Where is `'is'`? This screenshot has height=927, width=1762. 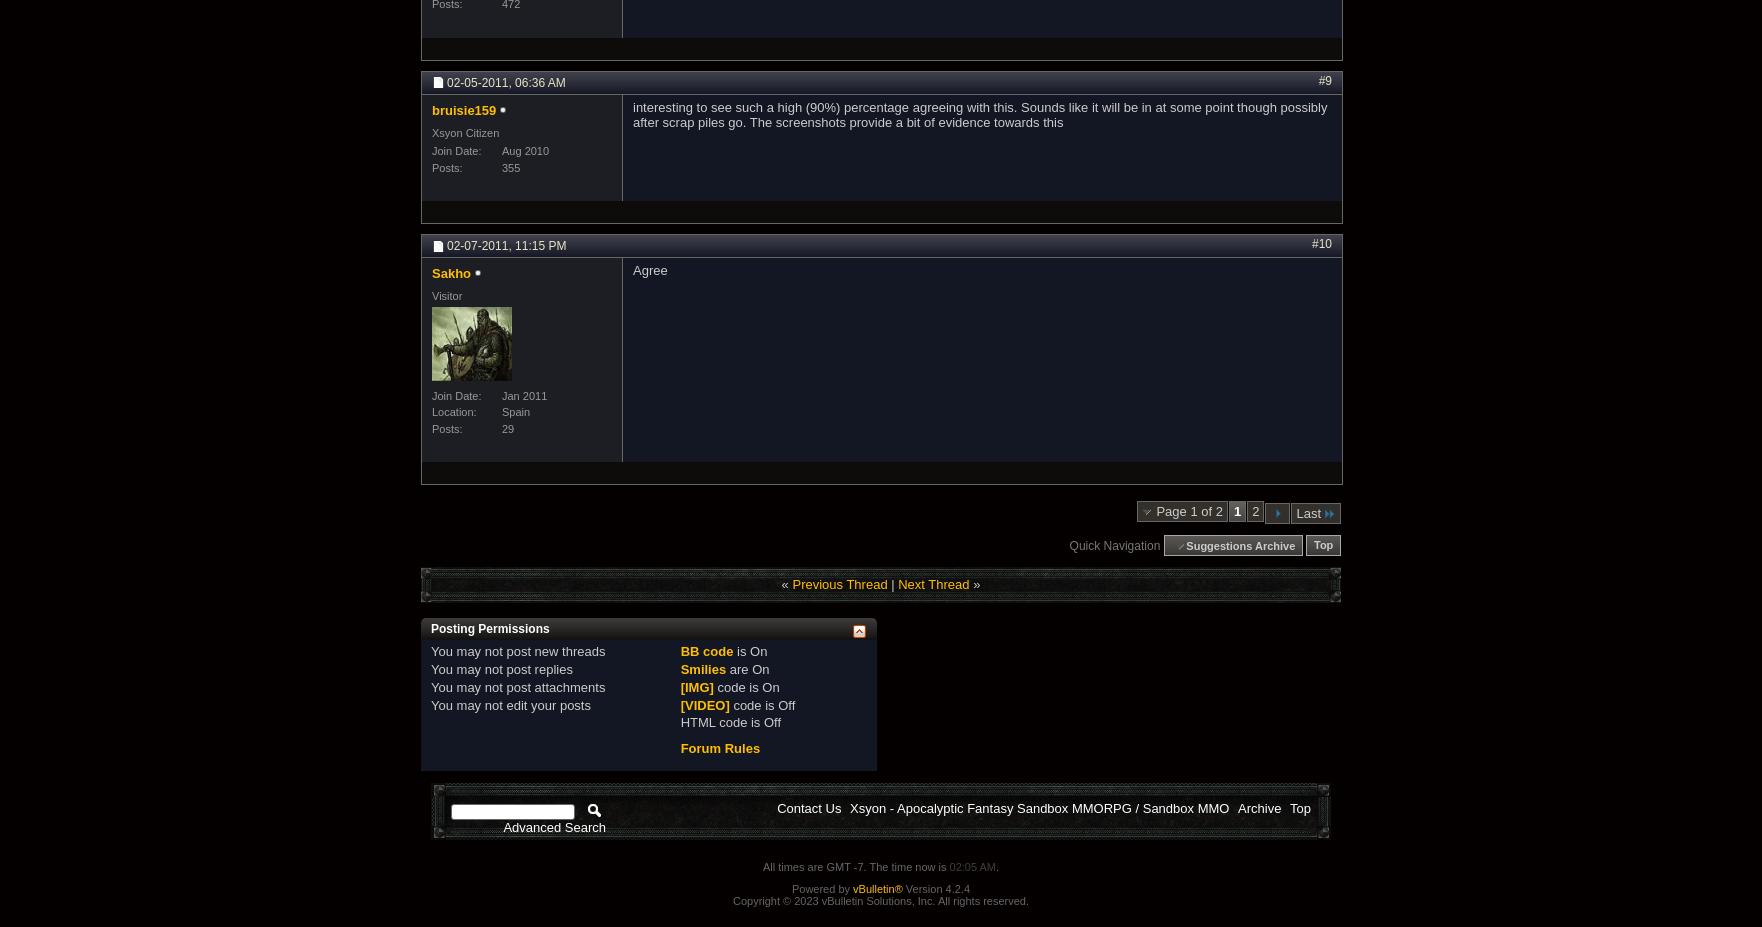 'is' is located at coordinates (731, 649).